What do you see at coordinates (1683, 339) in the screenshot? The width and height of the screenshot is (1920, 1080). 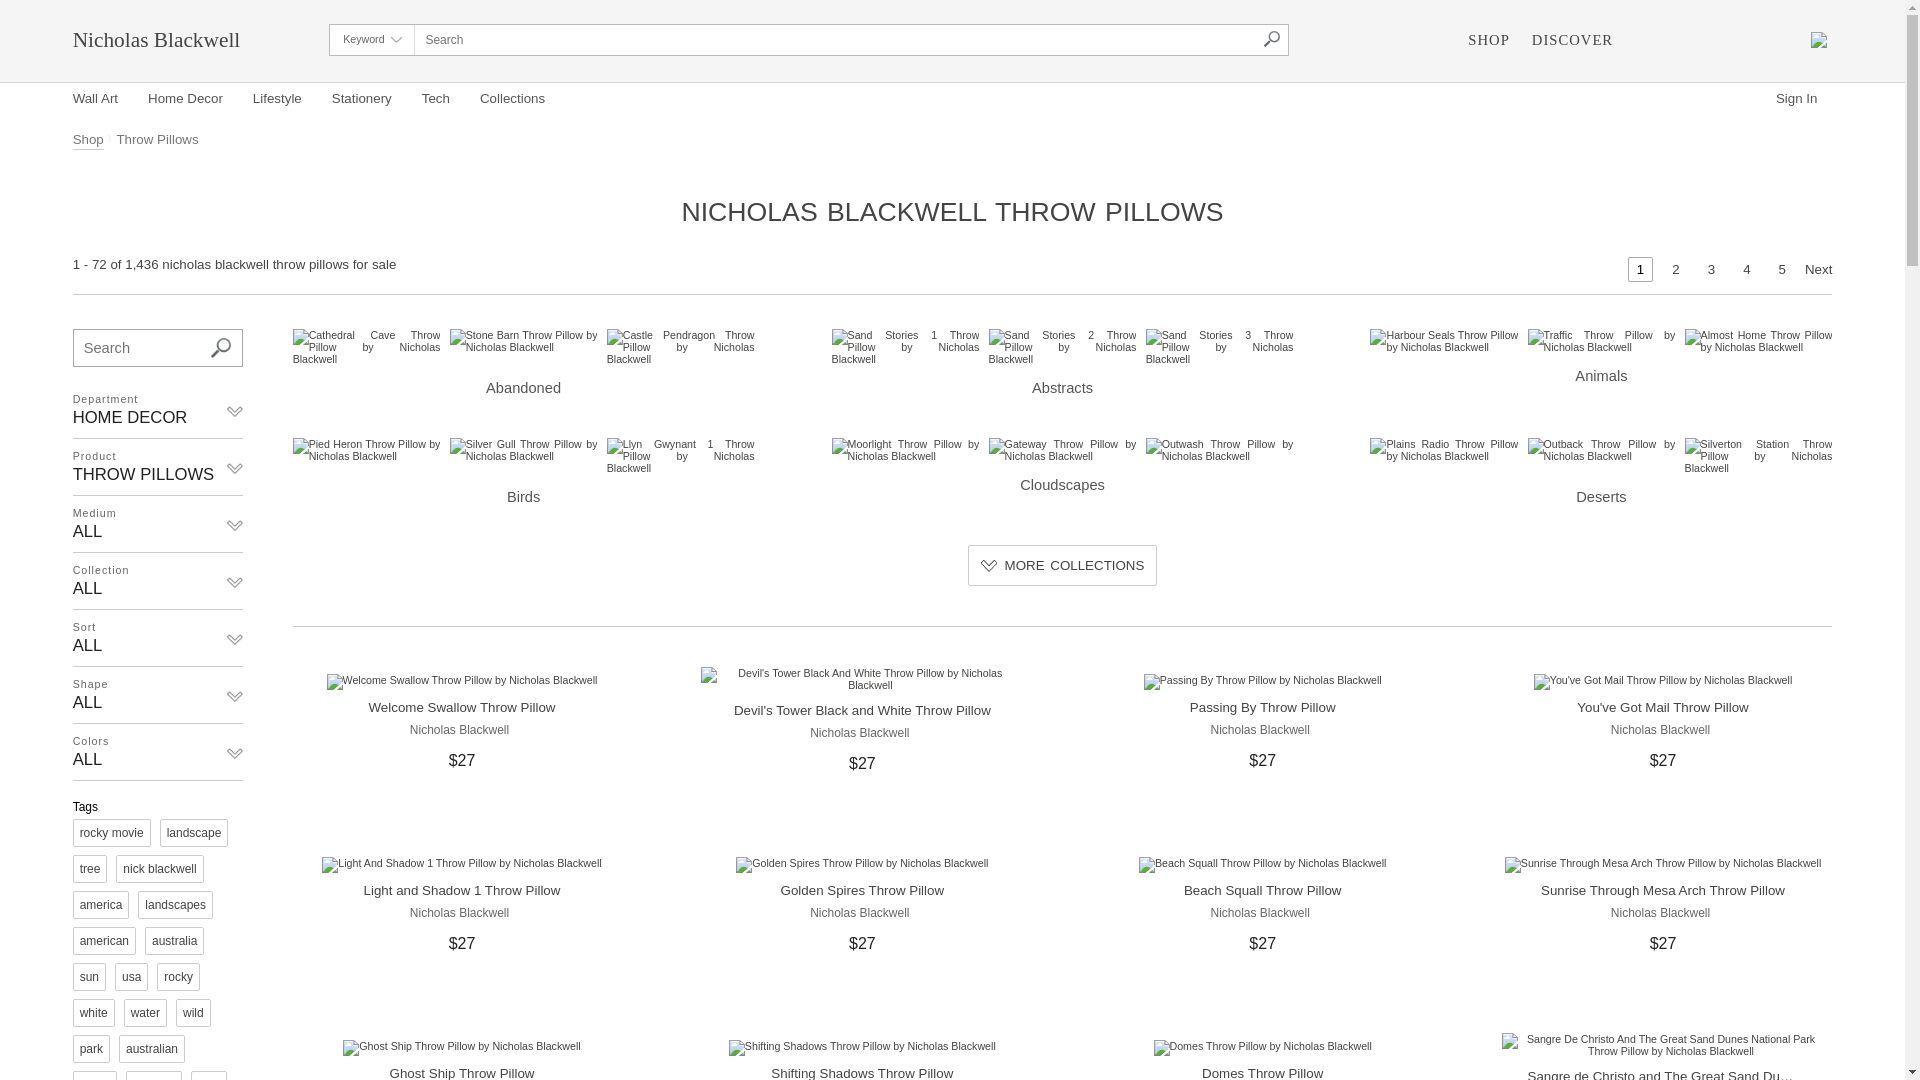 I see `'Almost Home Throw Pillow by Nicholas Blackwell'` at bounding box center [1683, 339].